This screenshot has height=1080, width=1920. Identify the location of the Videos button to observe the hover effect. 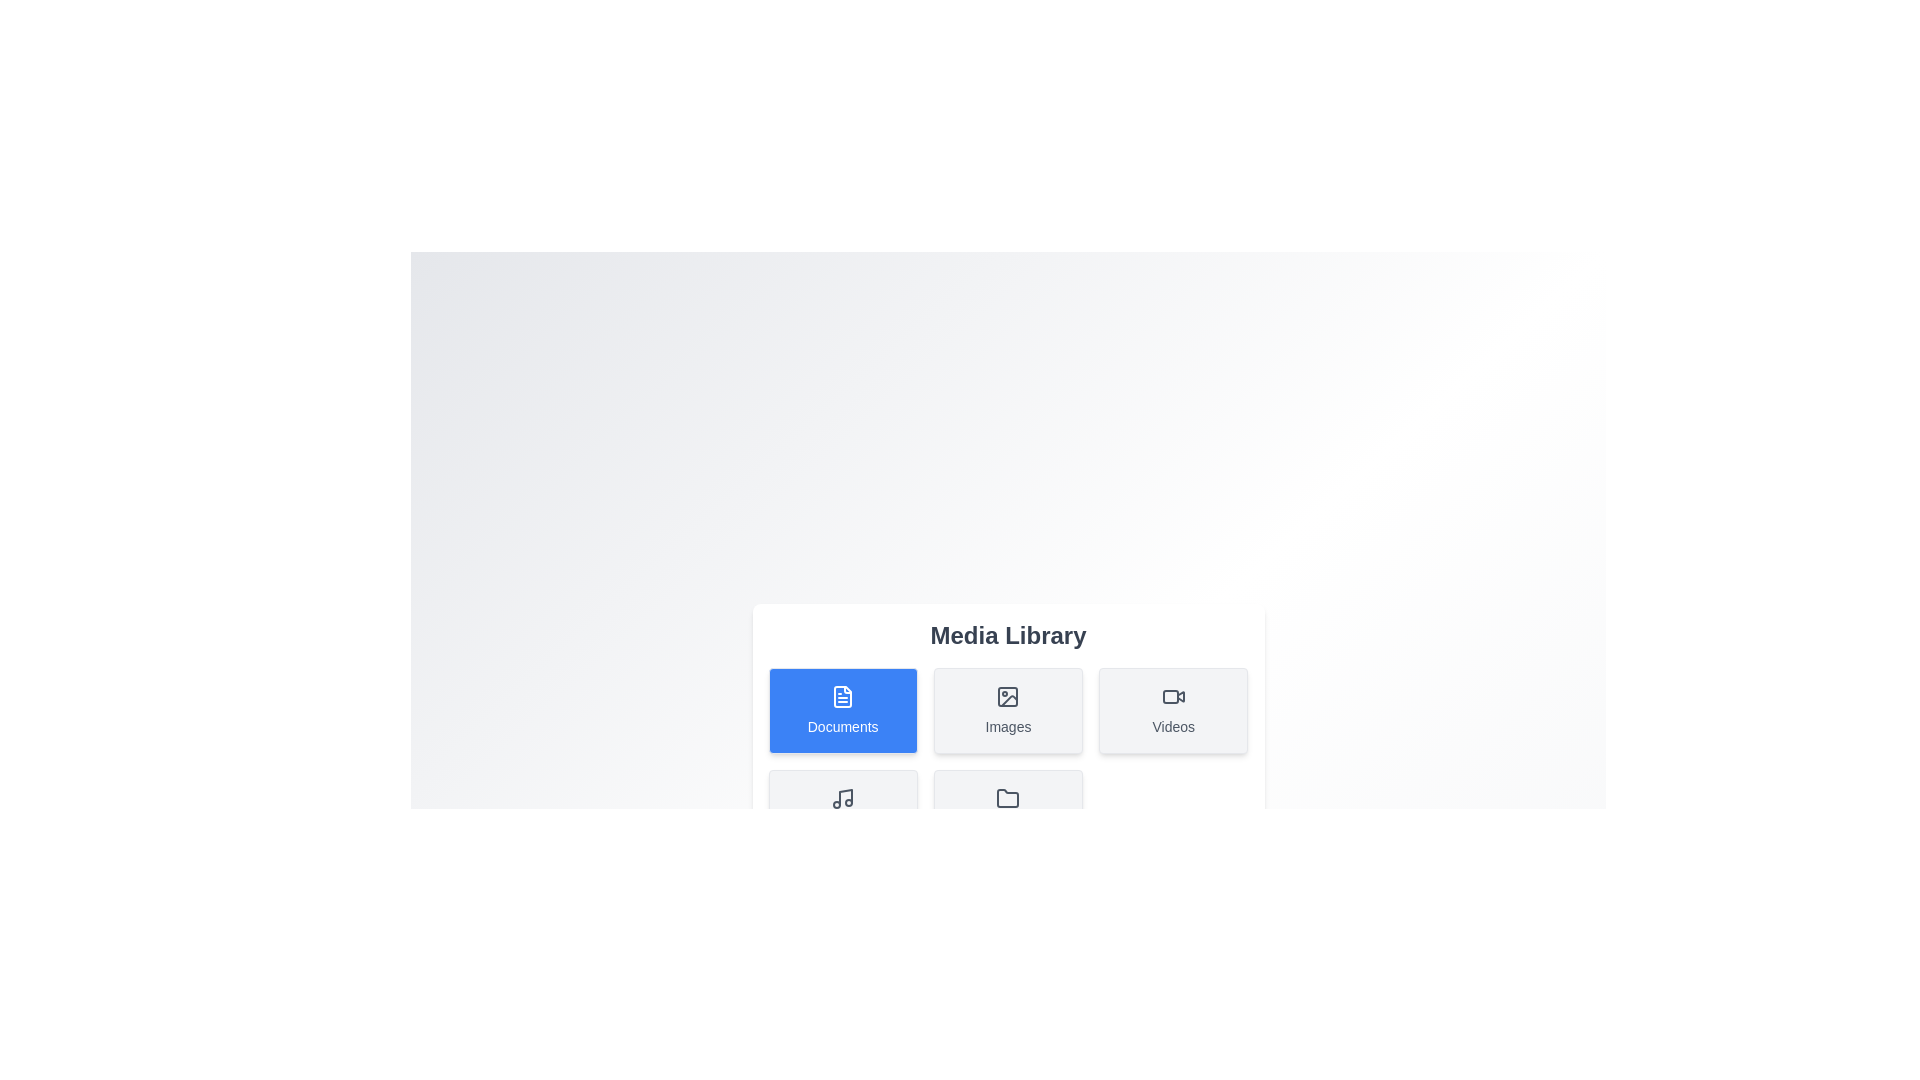
(1173, 709).